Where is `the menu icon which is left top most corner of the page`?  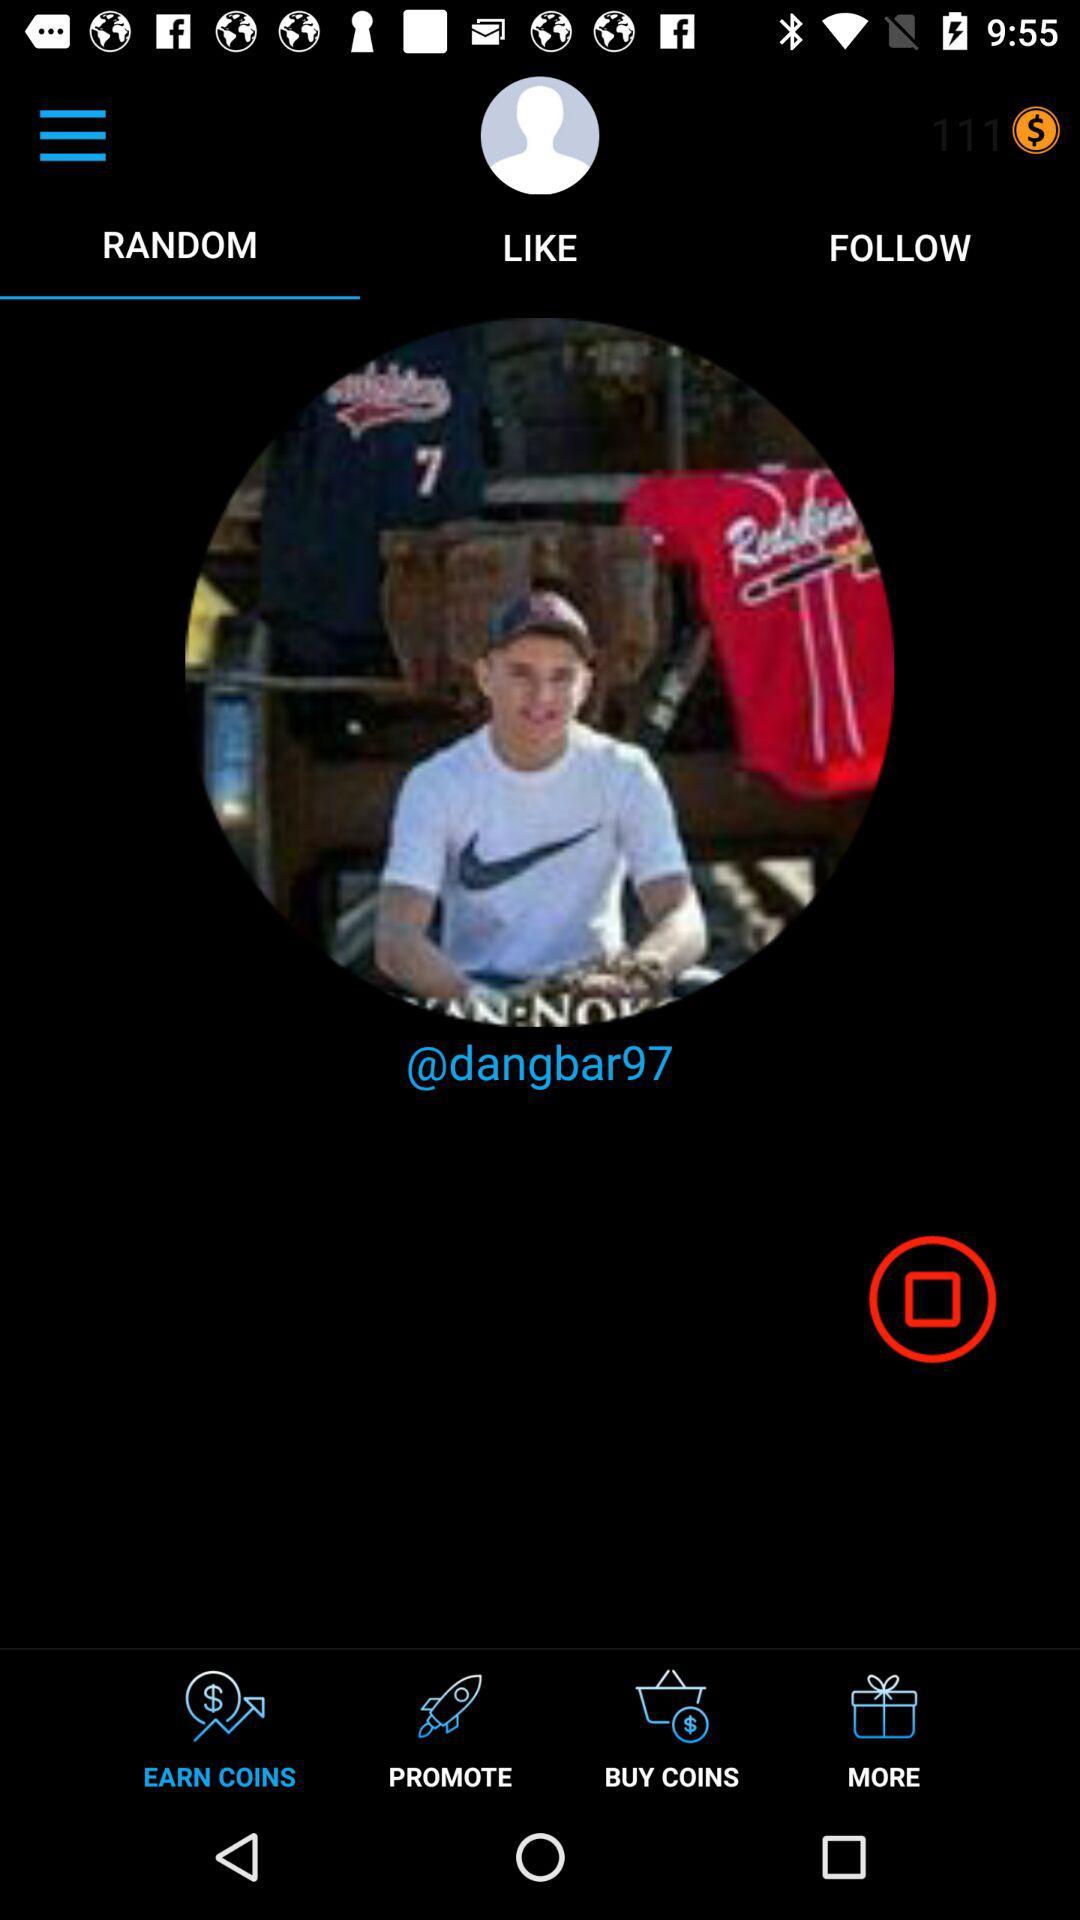 the menu icon which is left top most corner of the page is located at coordinates (105, 154).